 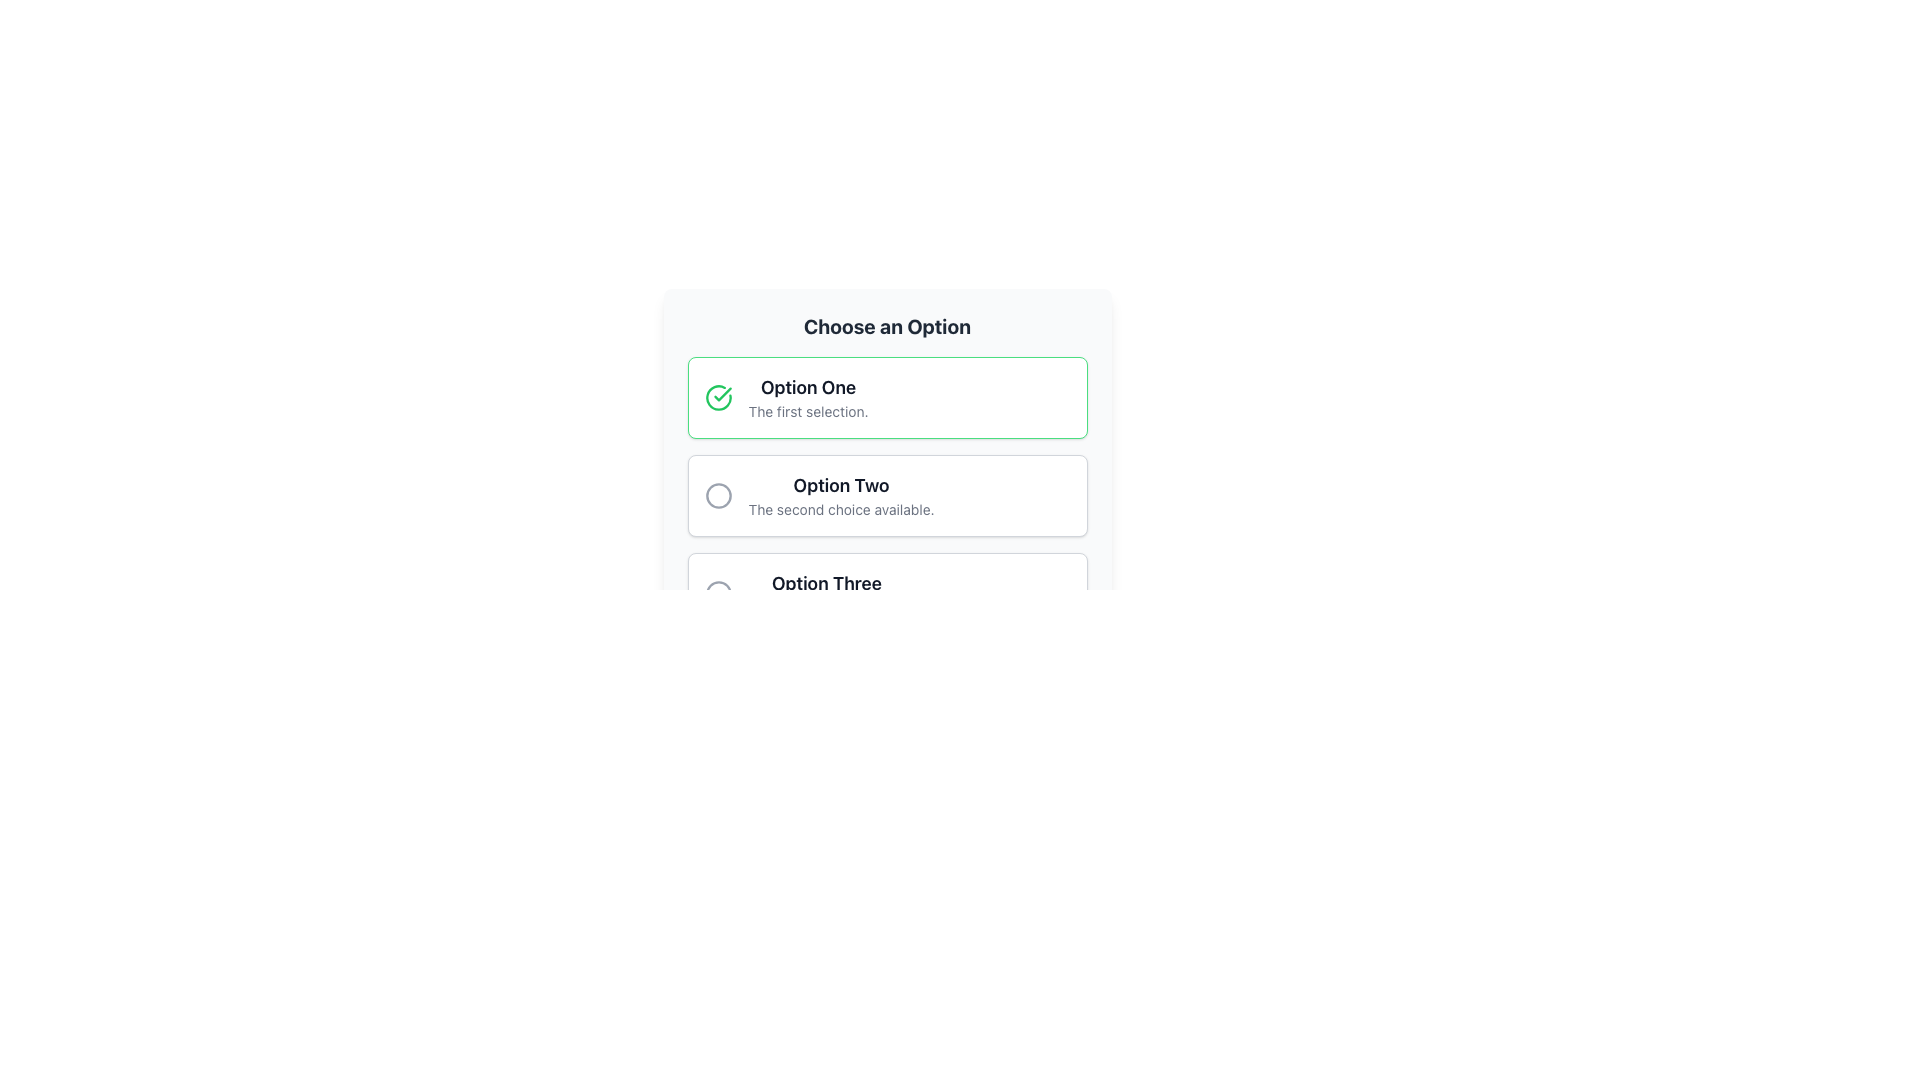 I want to click on text of the prominent label 'Option Three' which is styled with a larger font size and bold characters, located in the 'Choose an Option' section, so click(x=826, y=583).